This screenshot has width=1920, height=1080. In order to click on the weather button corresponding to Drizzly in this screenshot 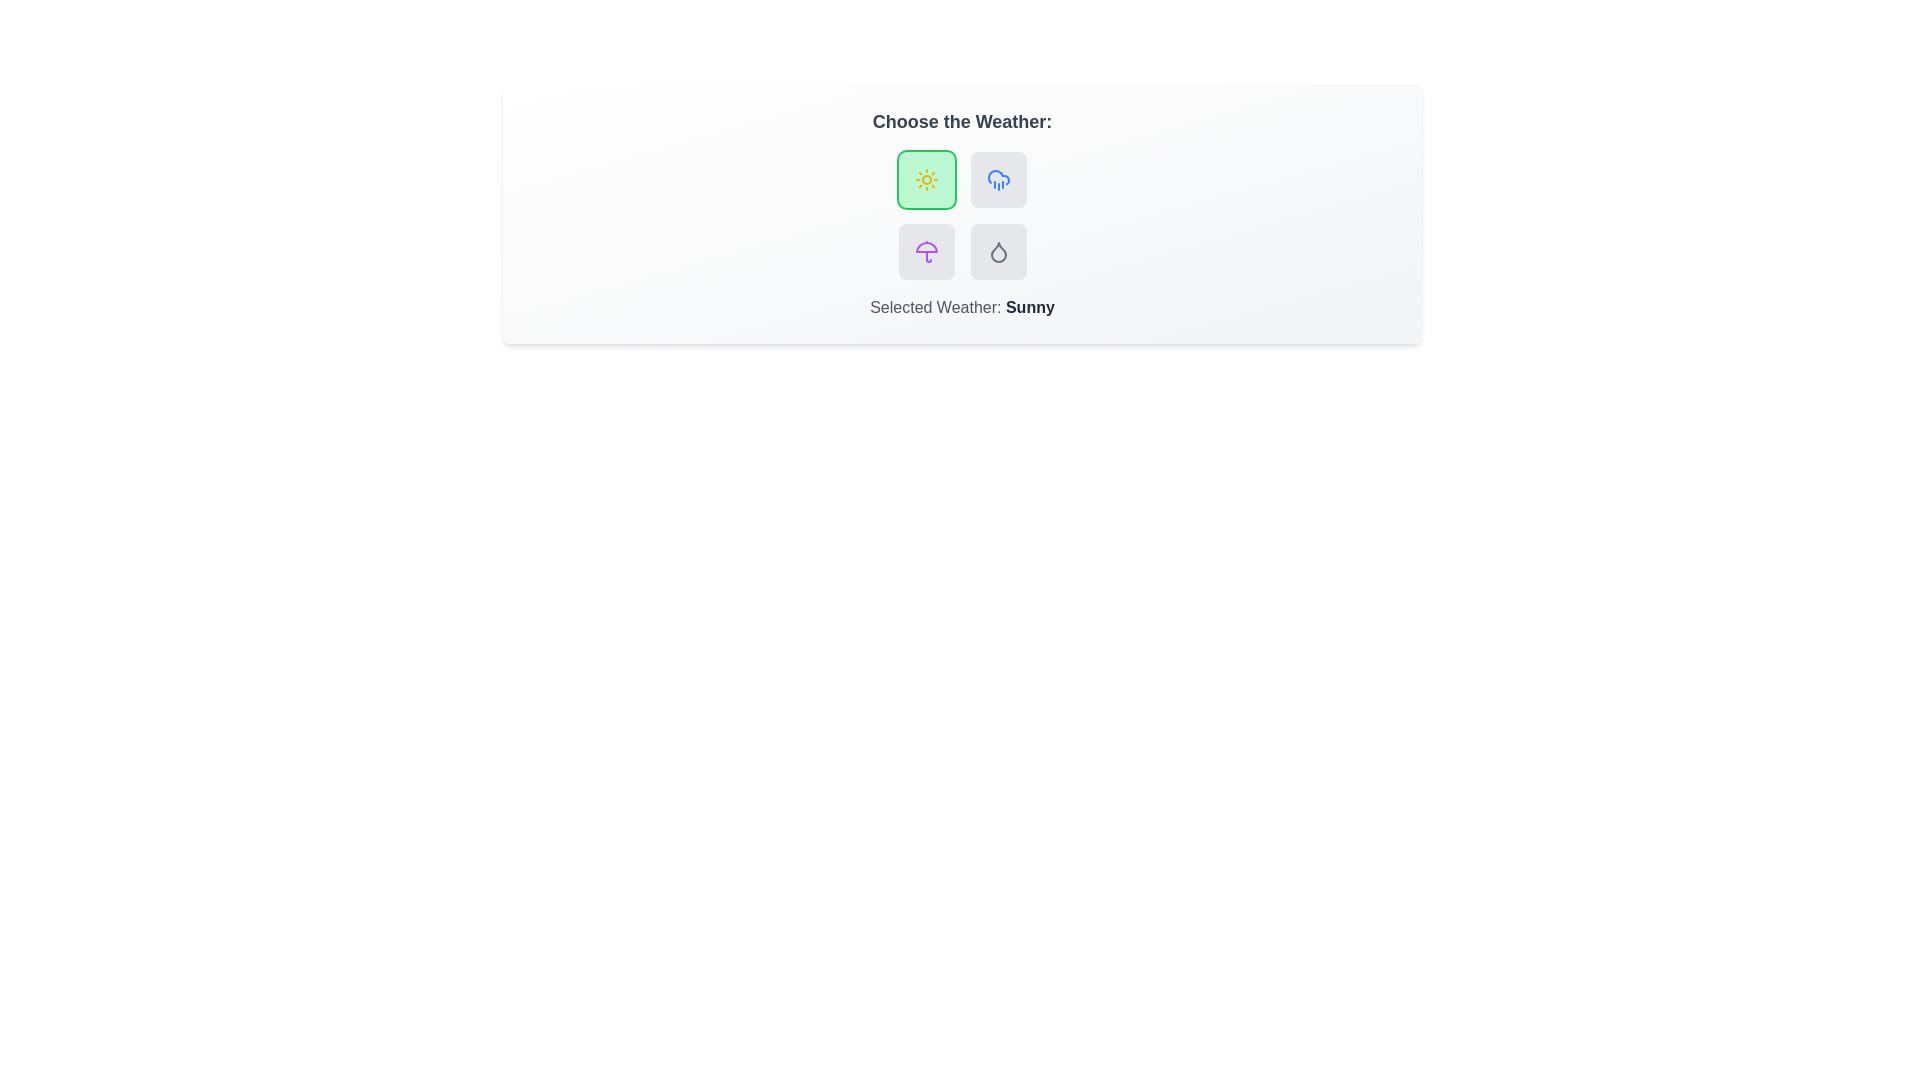, I will do `click(998, 250)`.